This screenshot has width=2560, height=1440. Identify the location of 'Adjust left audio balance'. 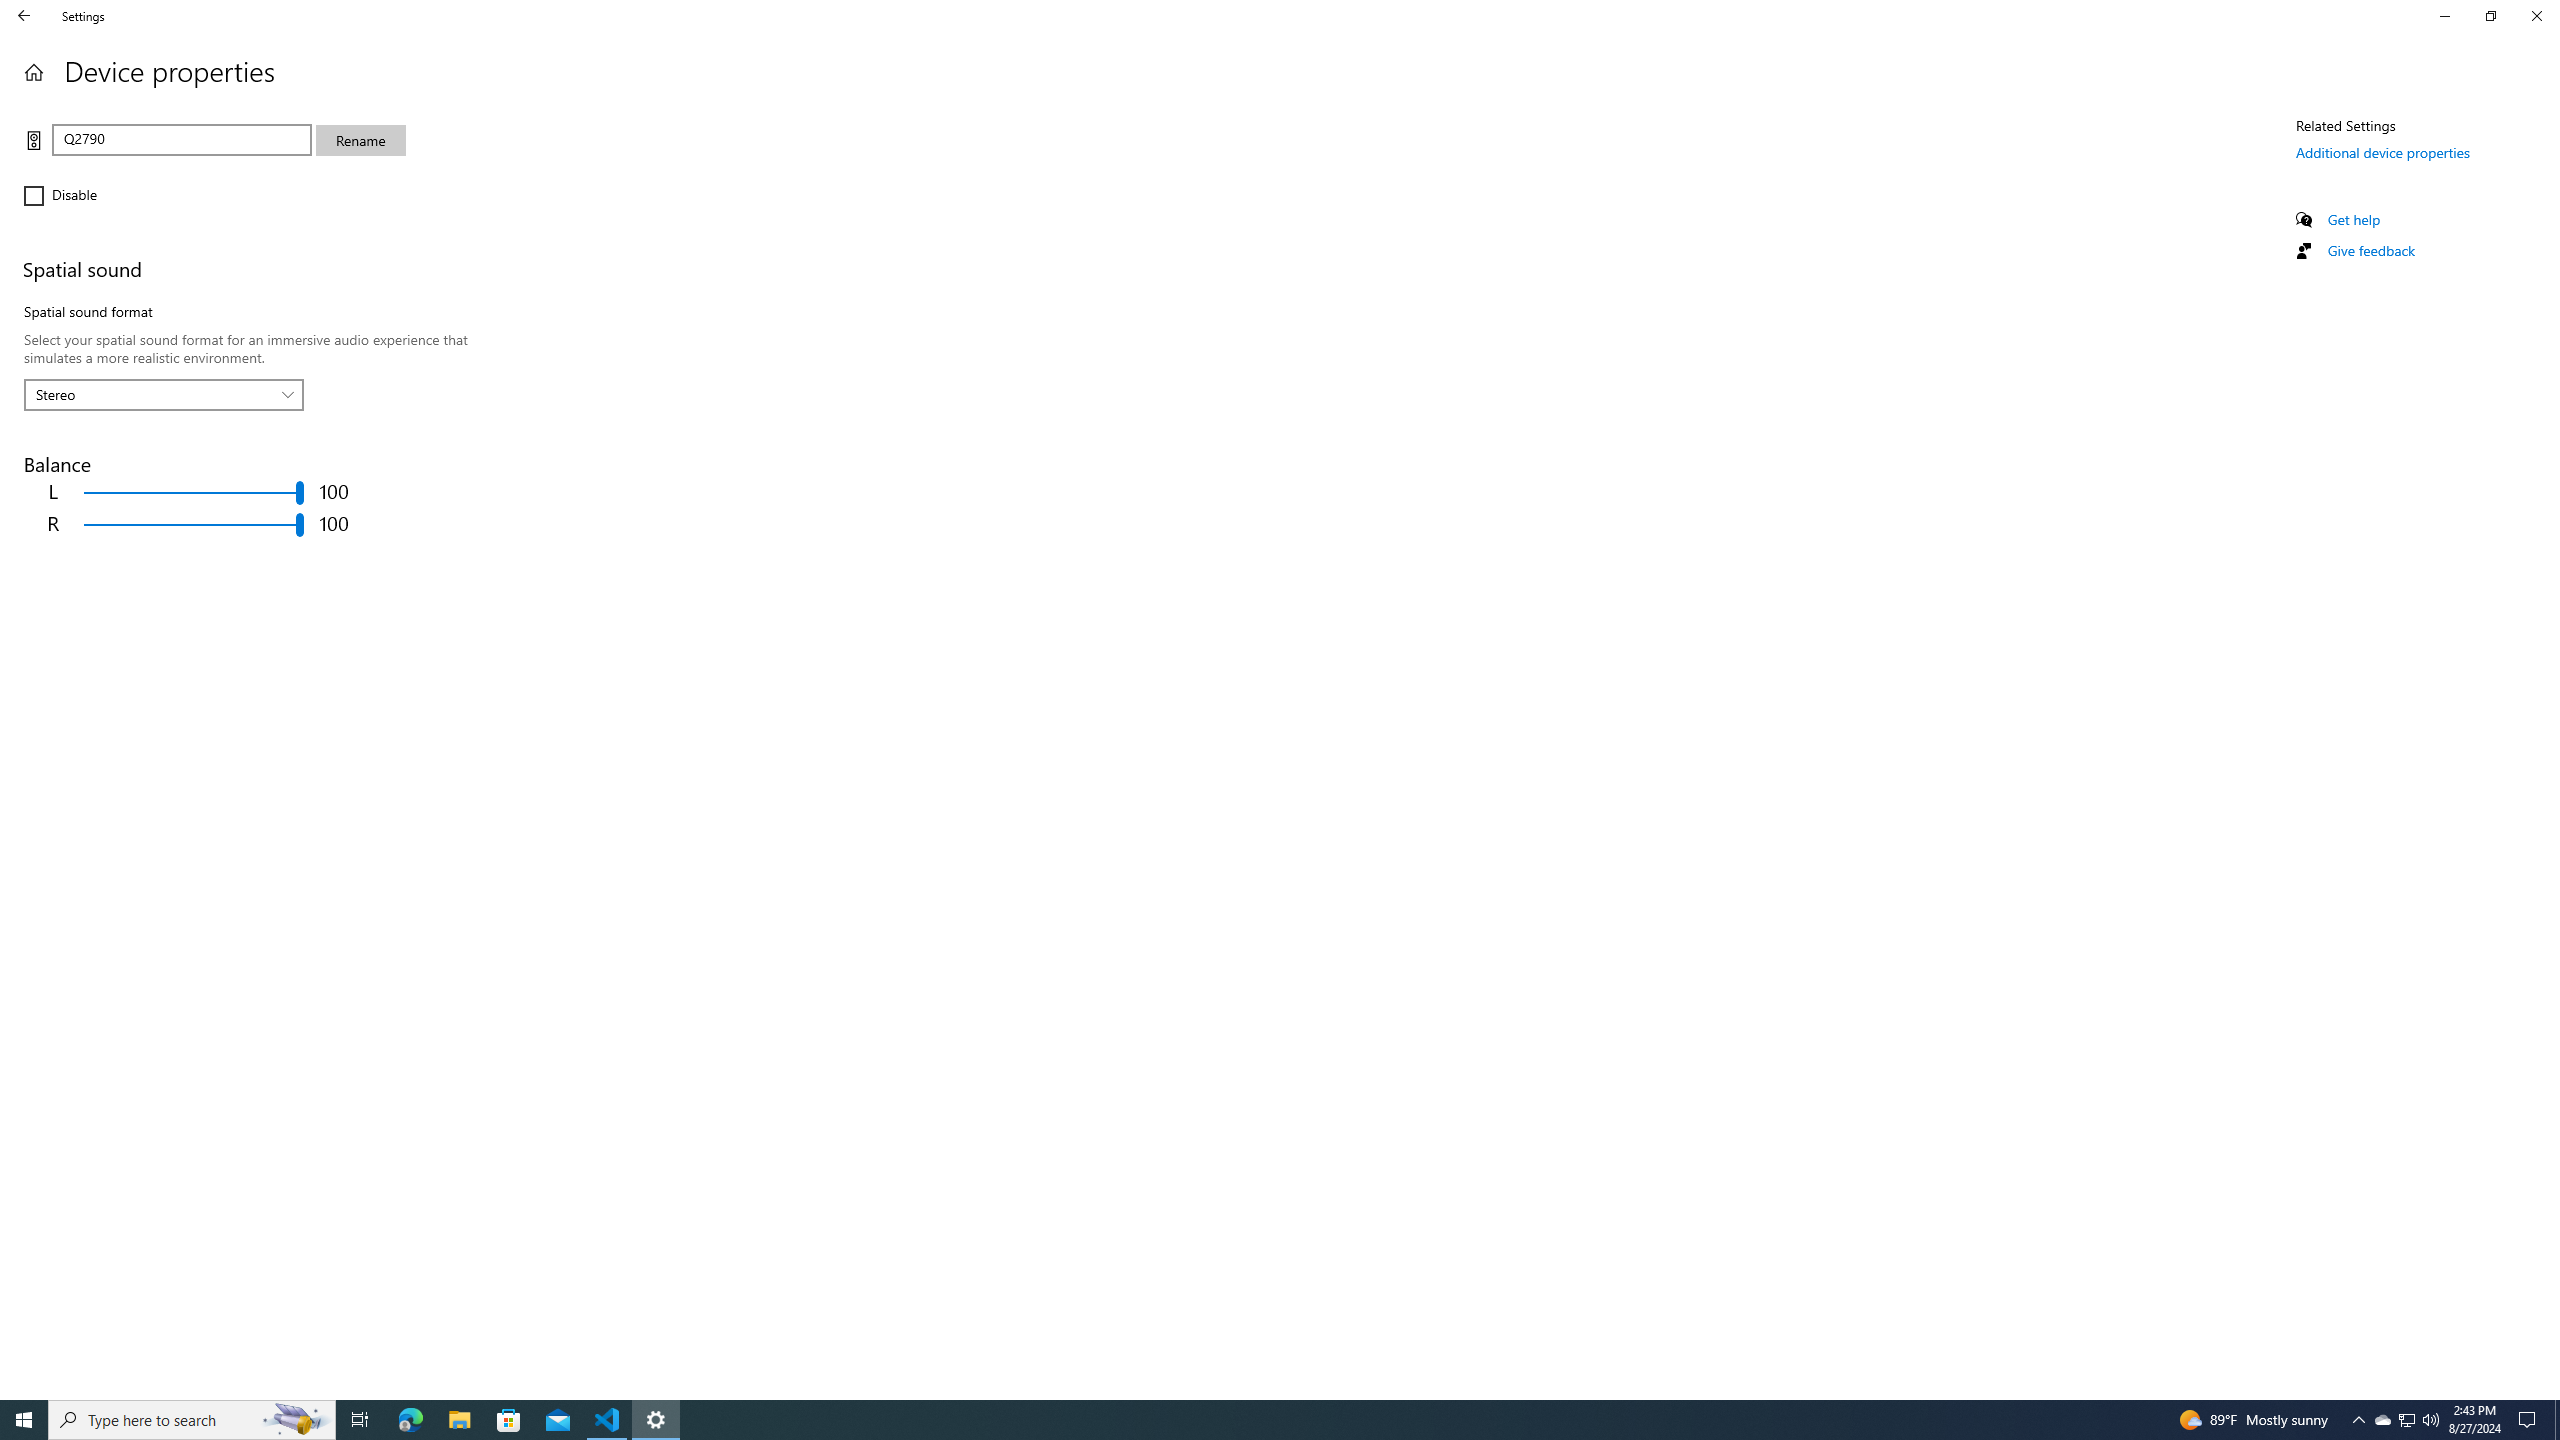
(193, 491).